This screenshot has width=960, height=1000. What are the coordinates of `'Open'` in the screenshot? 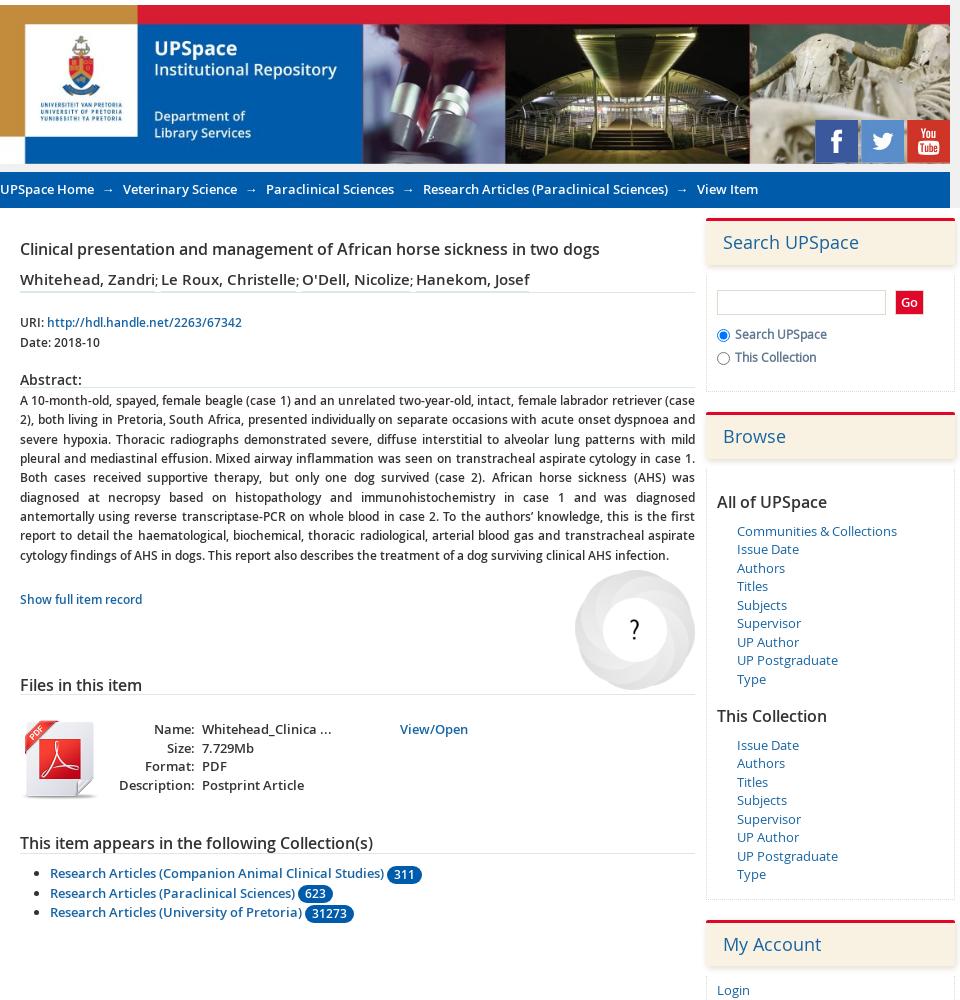 It's located at (451, 728).